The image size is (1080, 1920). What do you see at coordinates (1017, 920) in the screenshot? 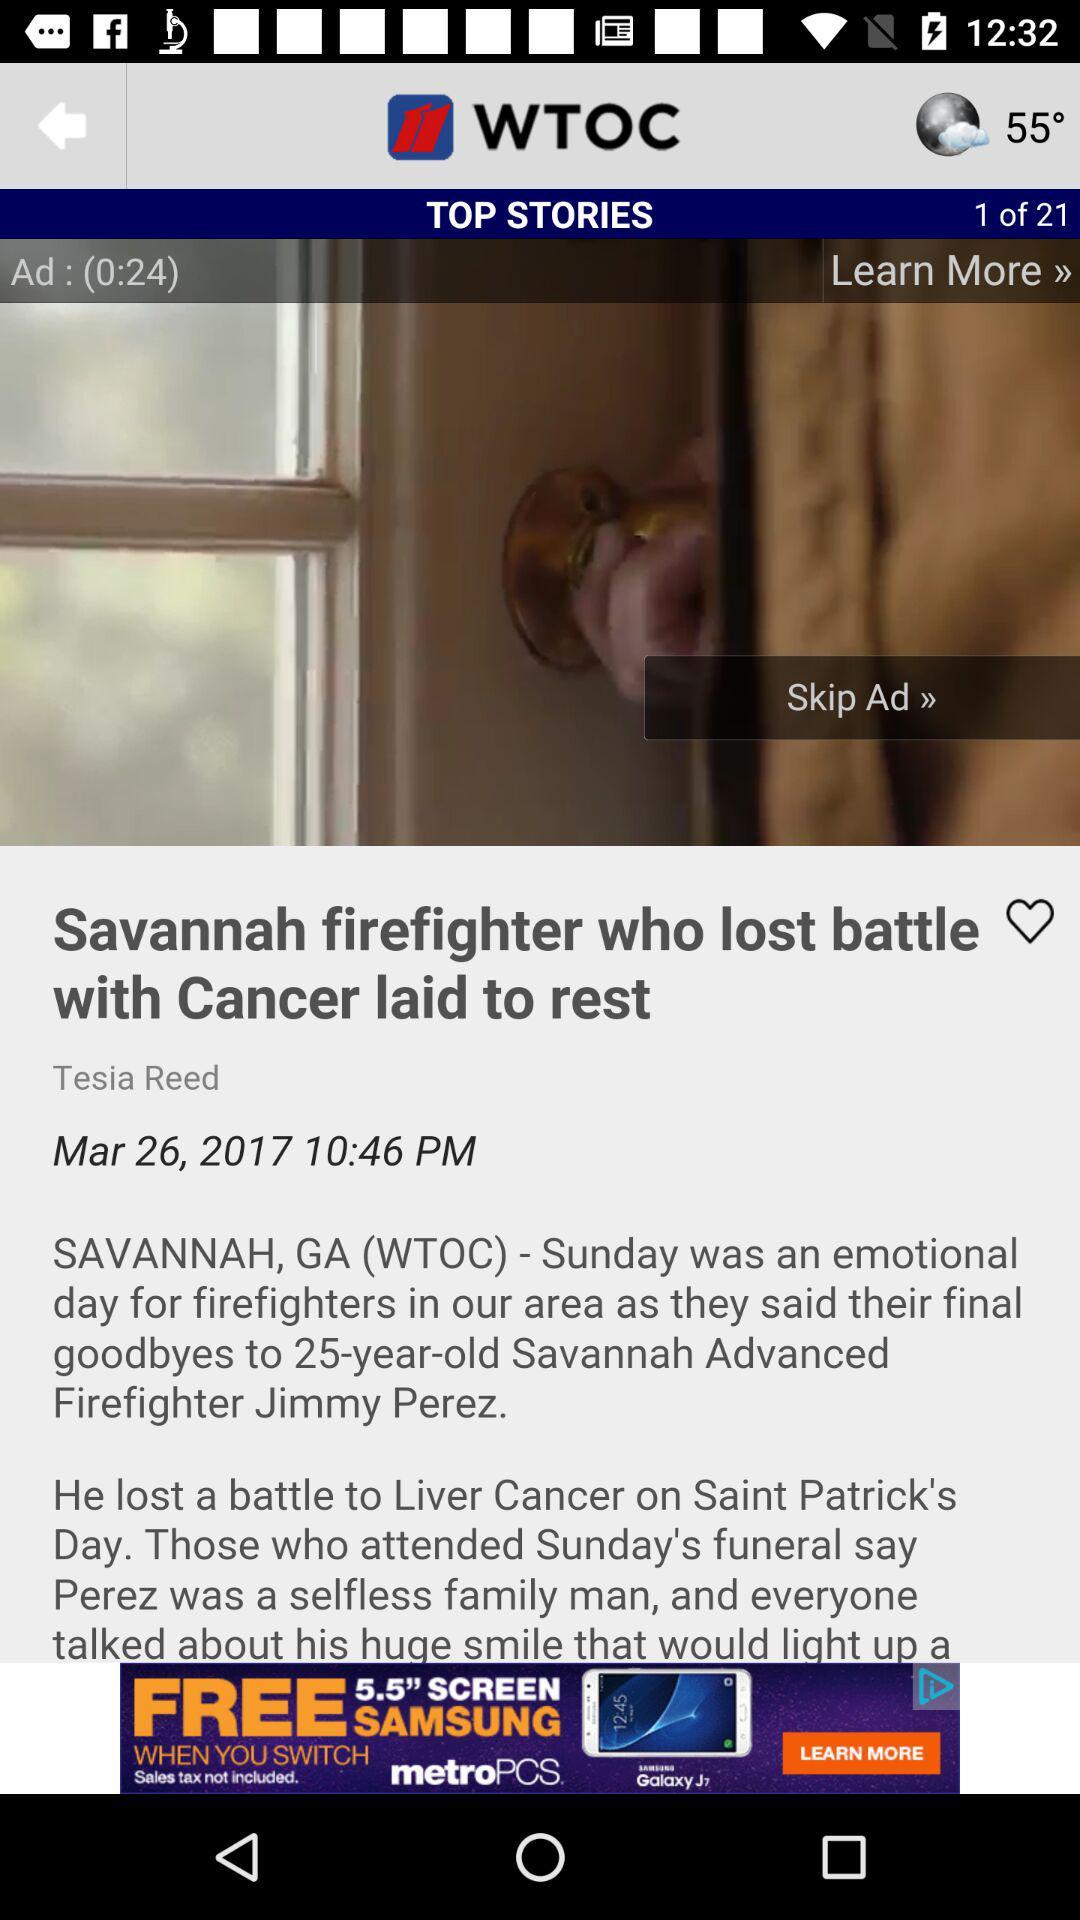
I see `favorite` at bounding box center [1017, 920].